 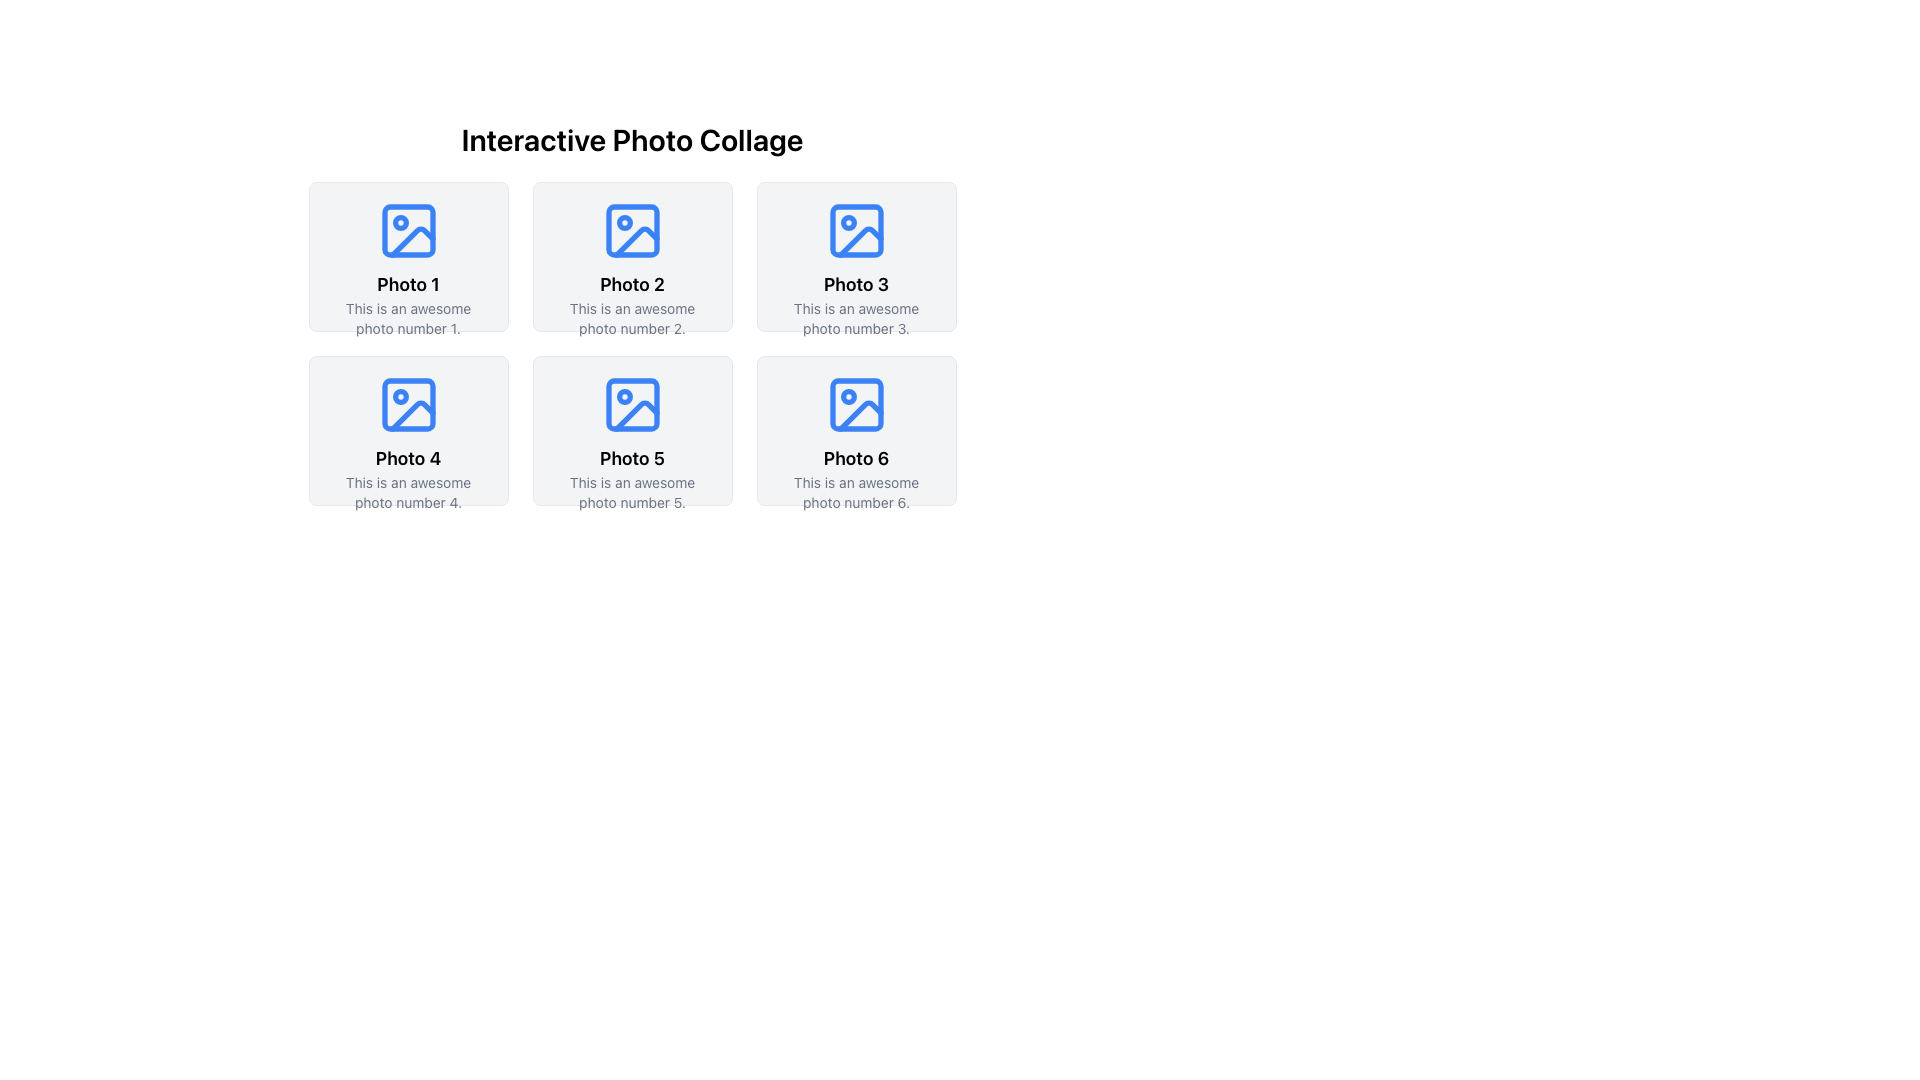 What do you see at coordinates (856, 493) in the screenshot?
I see `text snippet that says 'This is an awesome photo number 6.' located in the bottom section of the card labeled 'Photo 6.'` at bounding box center [856, 493].